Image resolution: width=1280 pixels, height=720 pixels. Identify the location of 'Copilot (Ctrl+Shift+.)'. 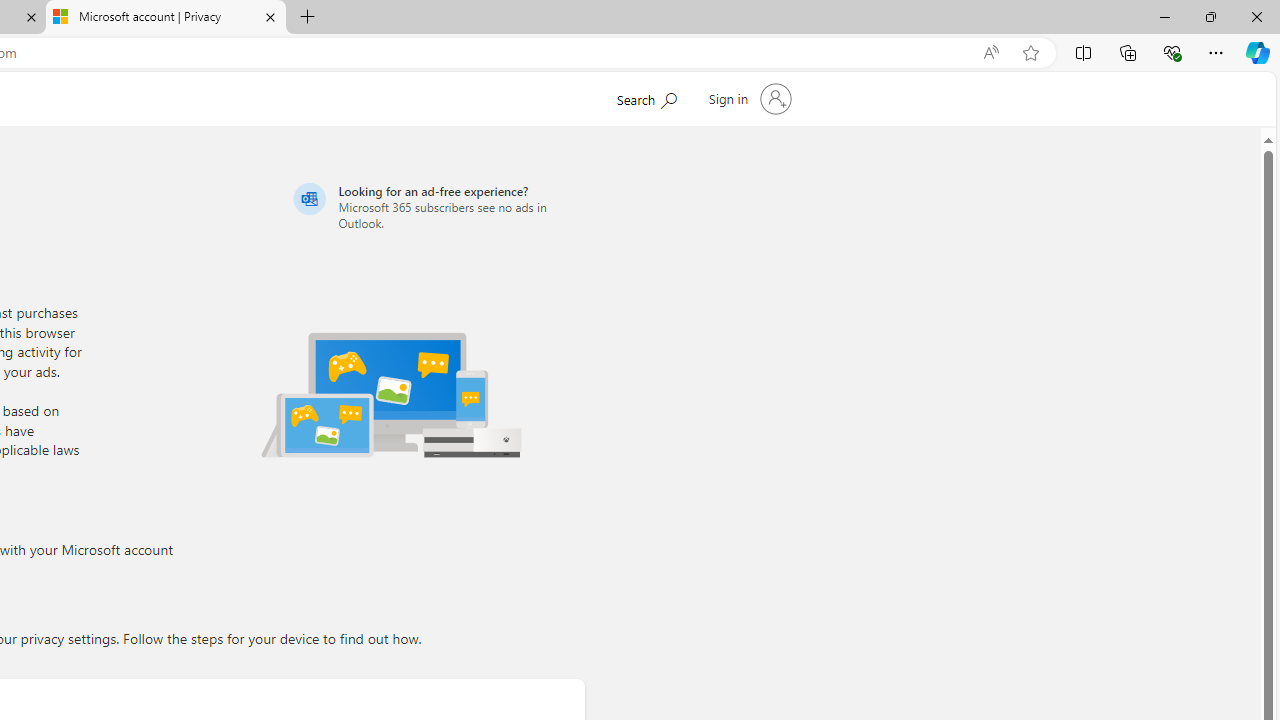
(1257, 51).